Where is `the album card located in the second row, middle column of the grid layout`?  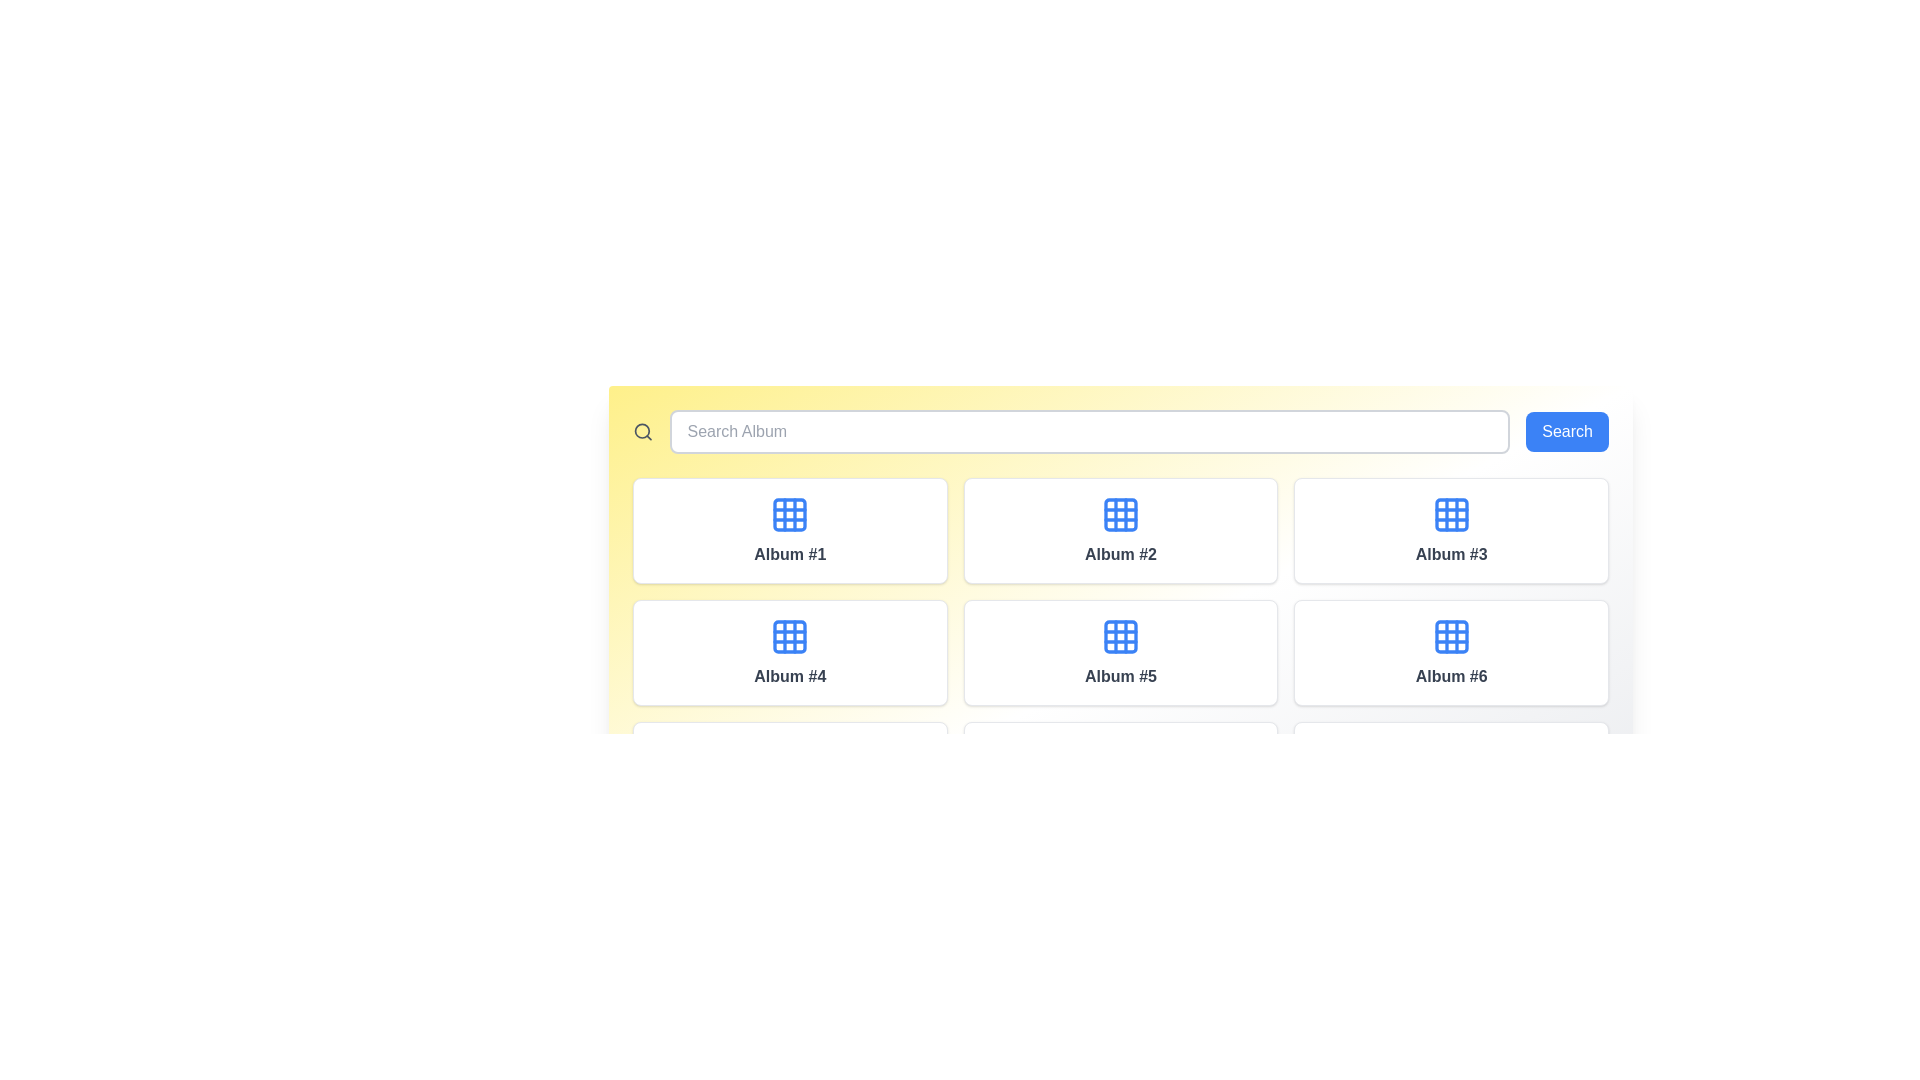 the album card located in the second row, middle column of the grid layout is located at coordinates (1120, 652).